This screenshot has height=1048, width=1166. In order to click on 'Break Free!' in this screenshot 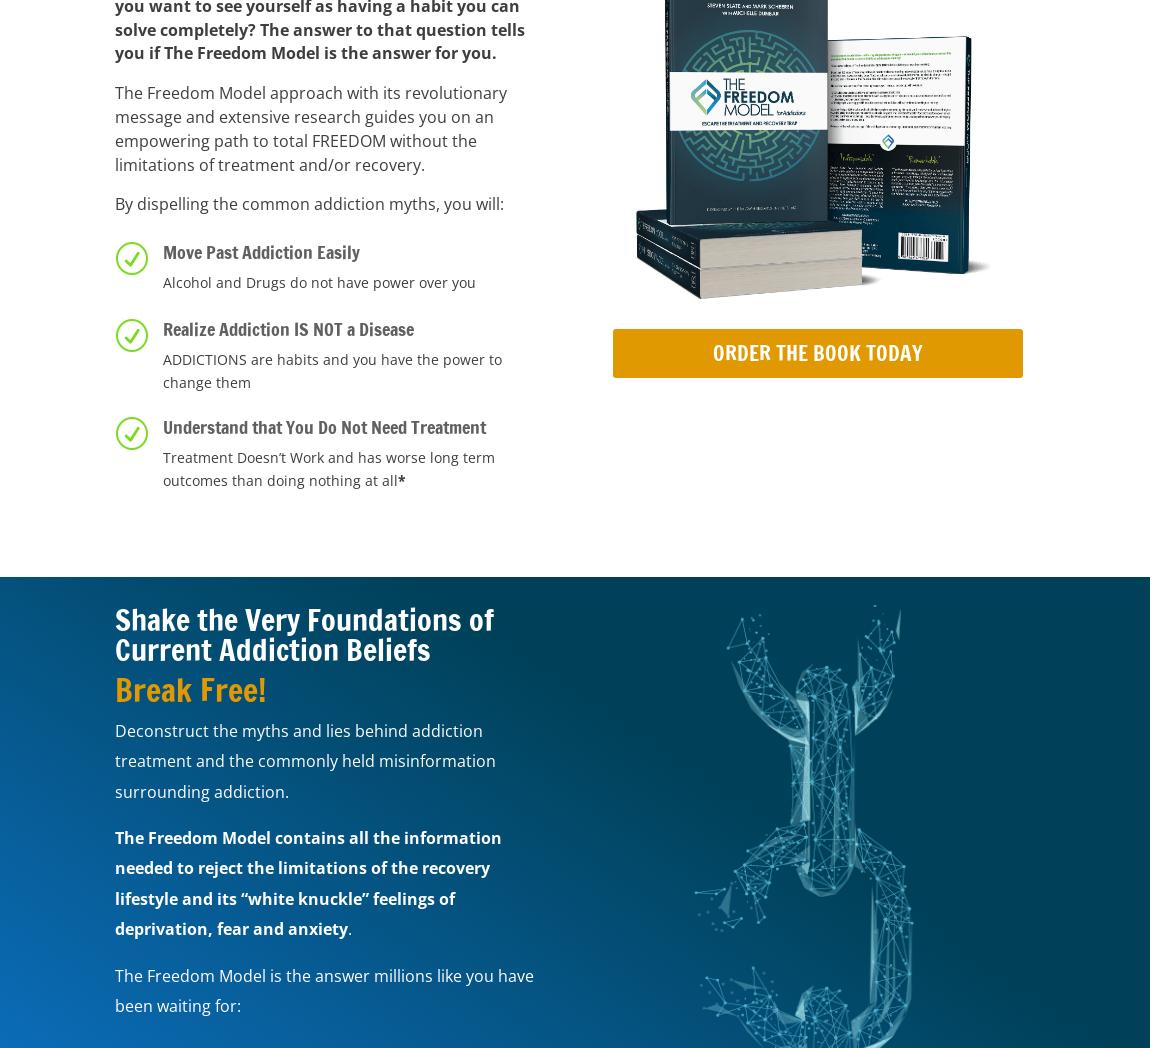, I will do `click(189, 688)`.